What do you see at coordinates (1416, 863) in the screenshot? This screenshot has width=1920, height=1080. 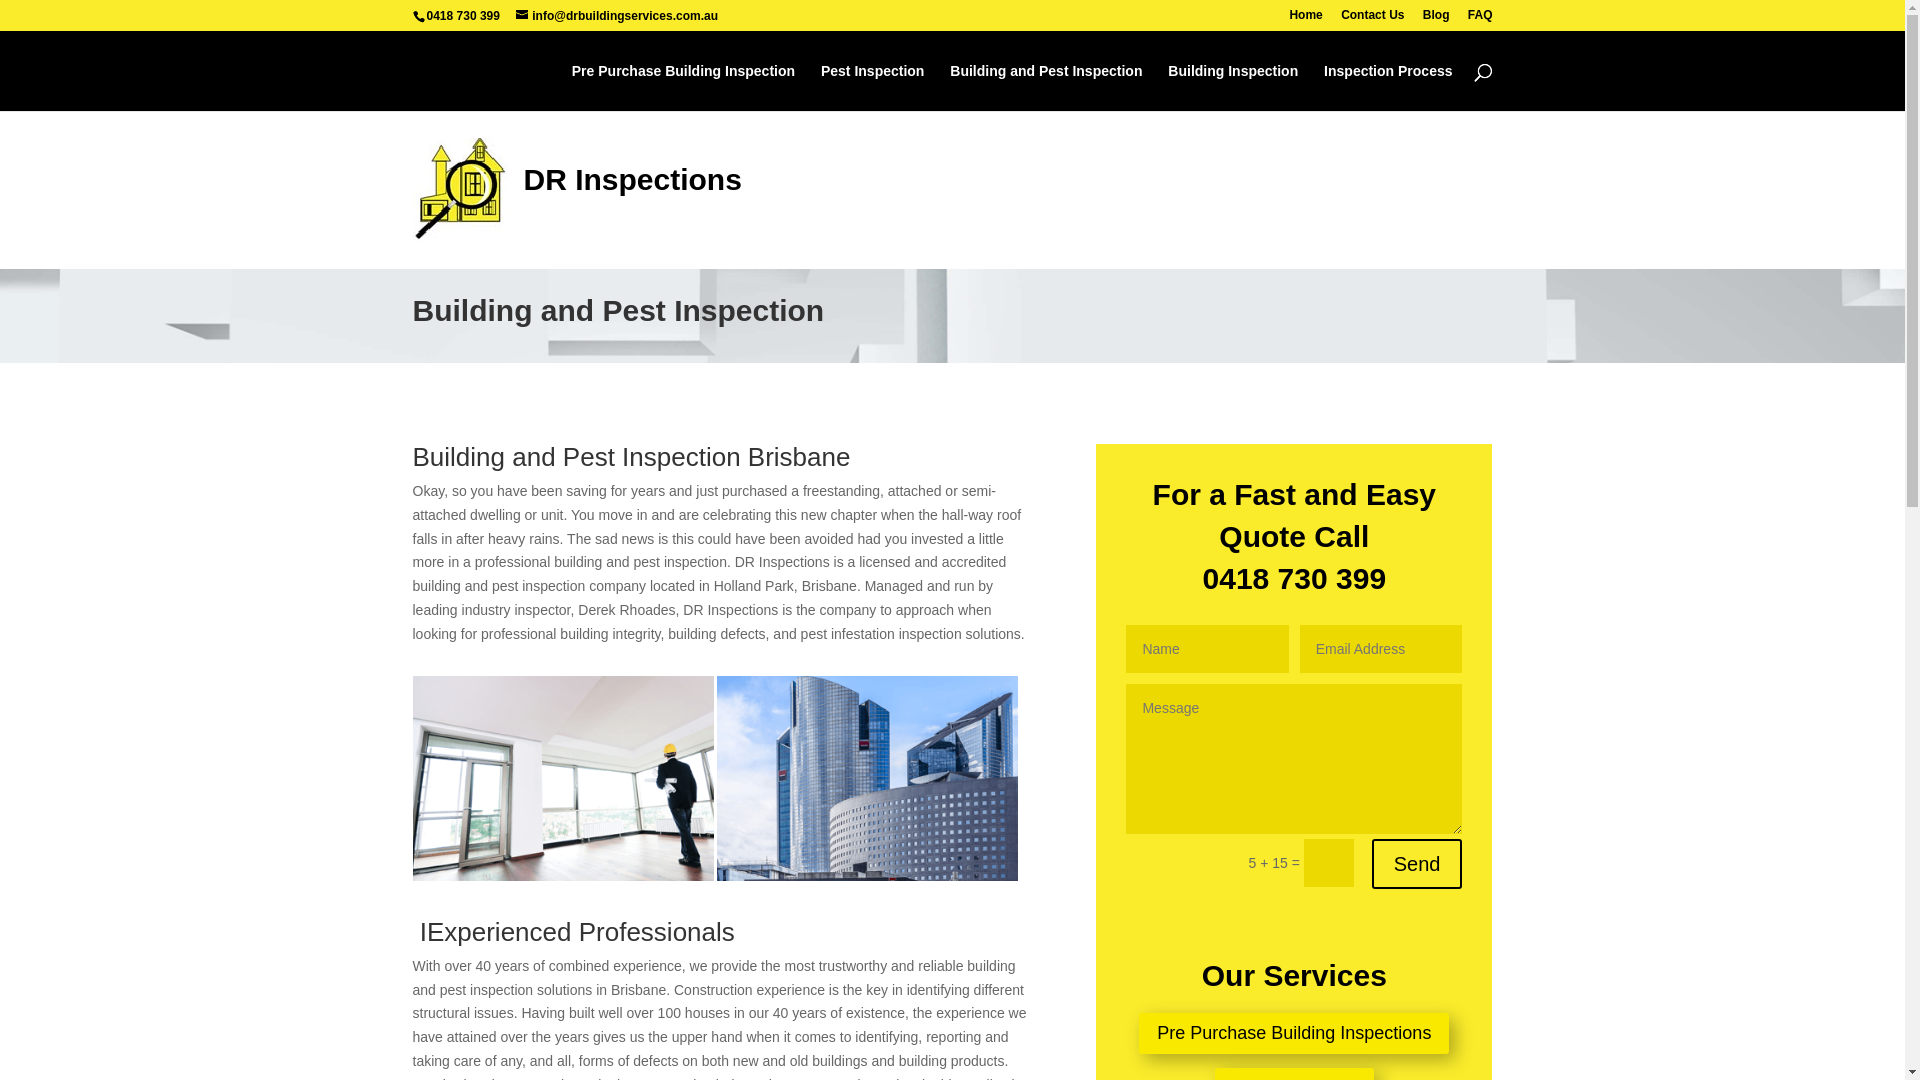 I see `'Send'` at bounding box center [1416, 863].